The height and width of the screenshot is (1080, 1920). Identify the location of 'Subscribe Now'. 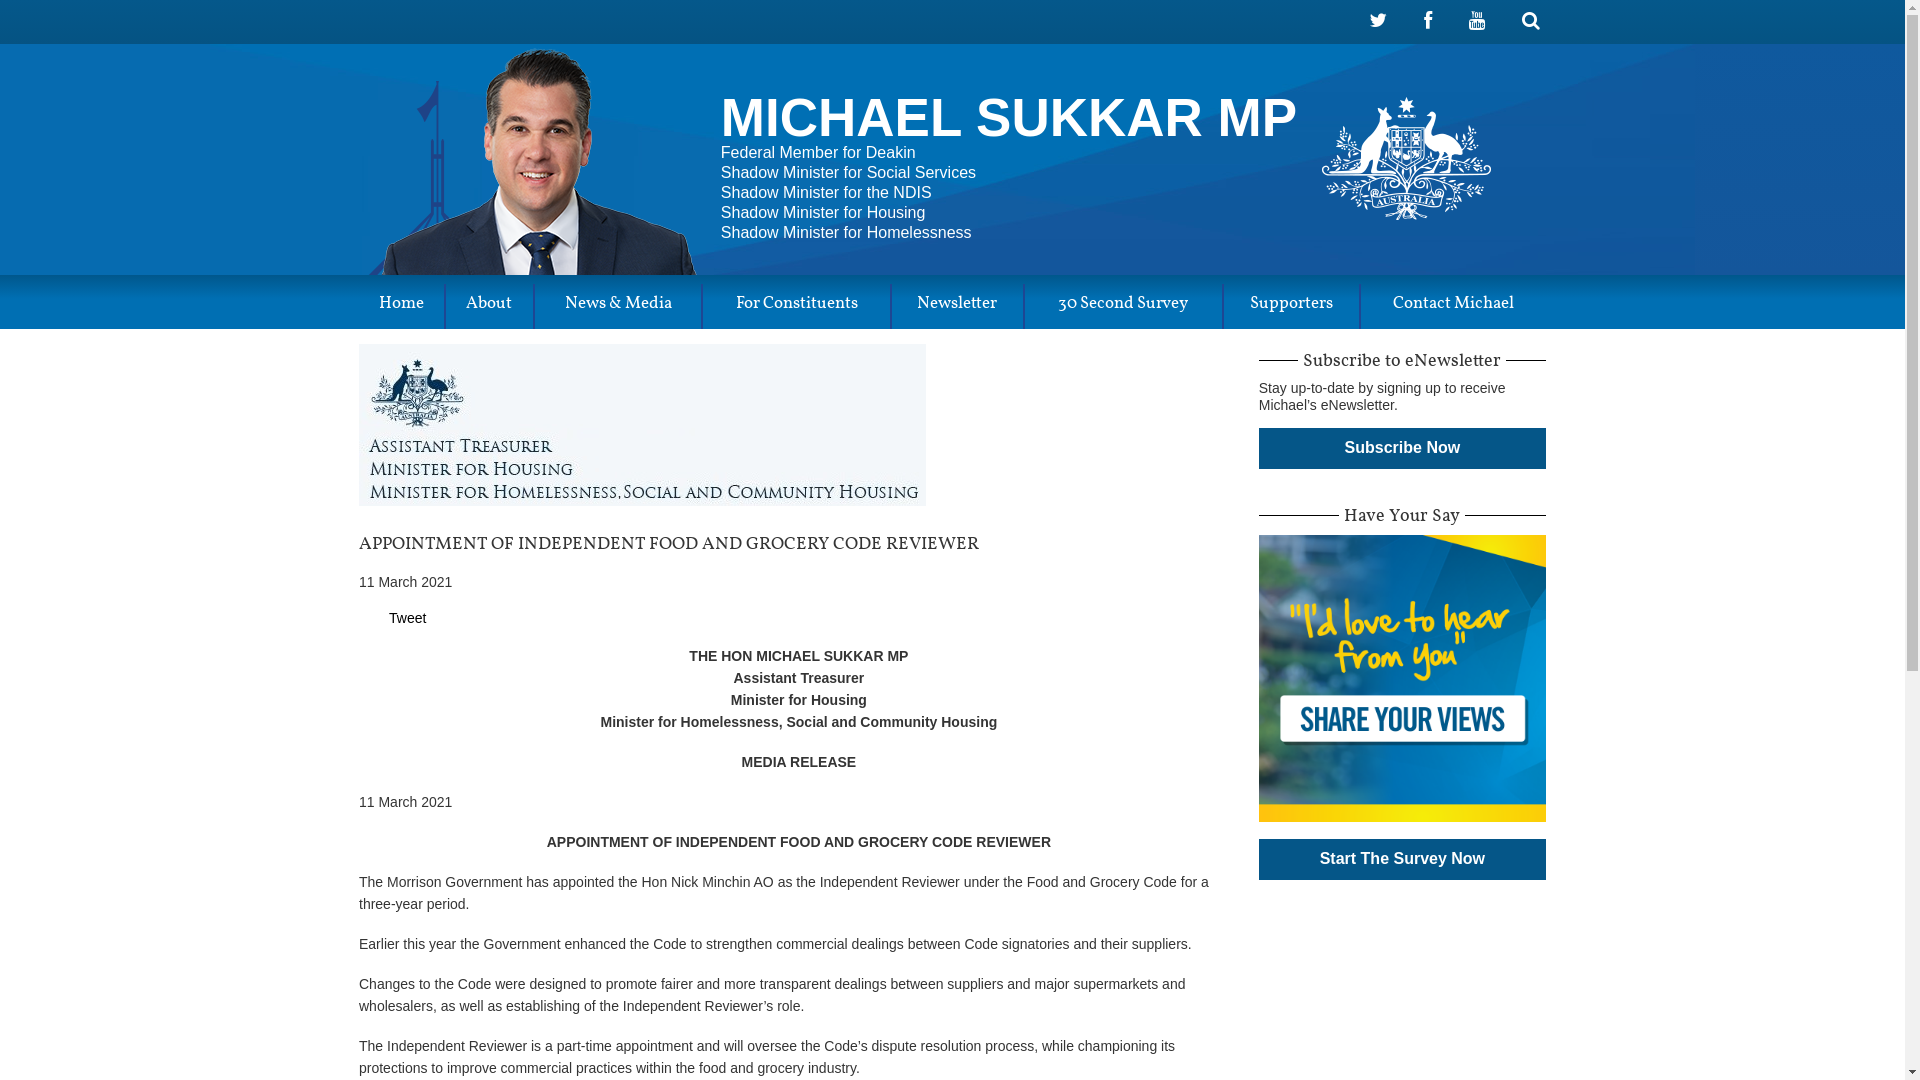
(1401, 447).